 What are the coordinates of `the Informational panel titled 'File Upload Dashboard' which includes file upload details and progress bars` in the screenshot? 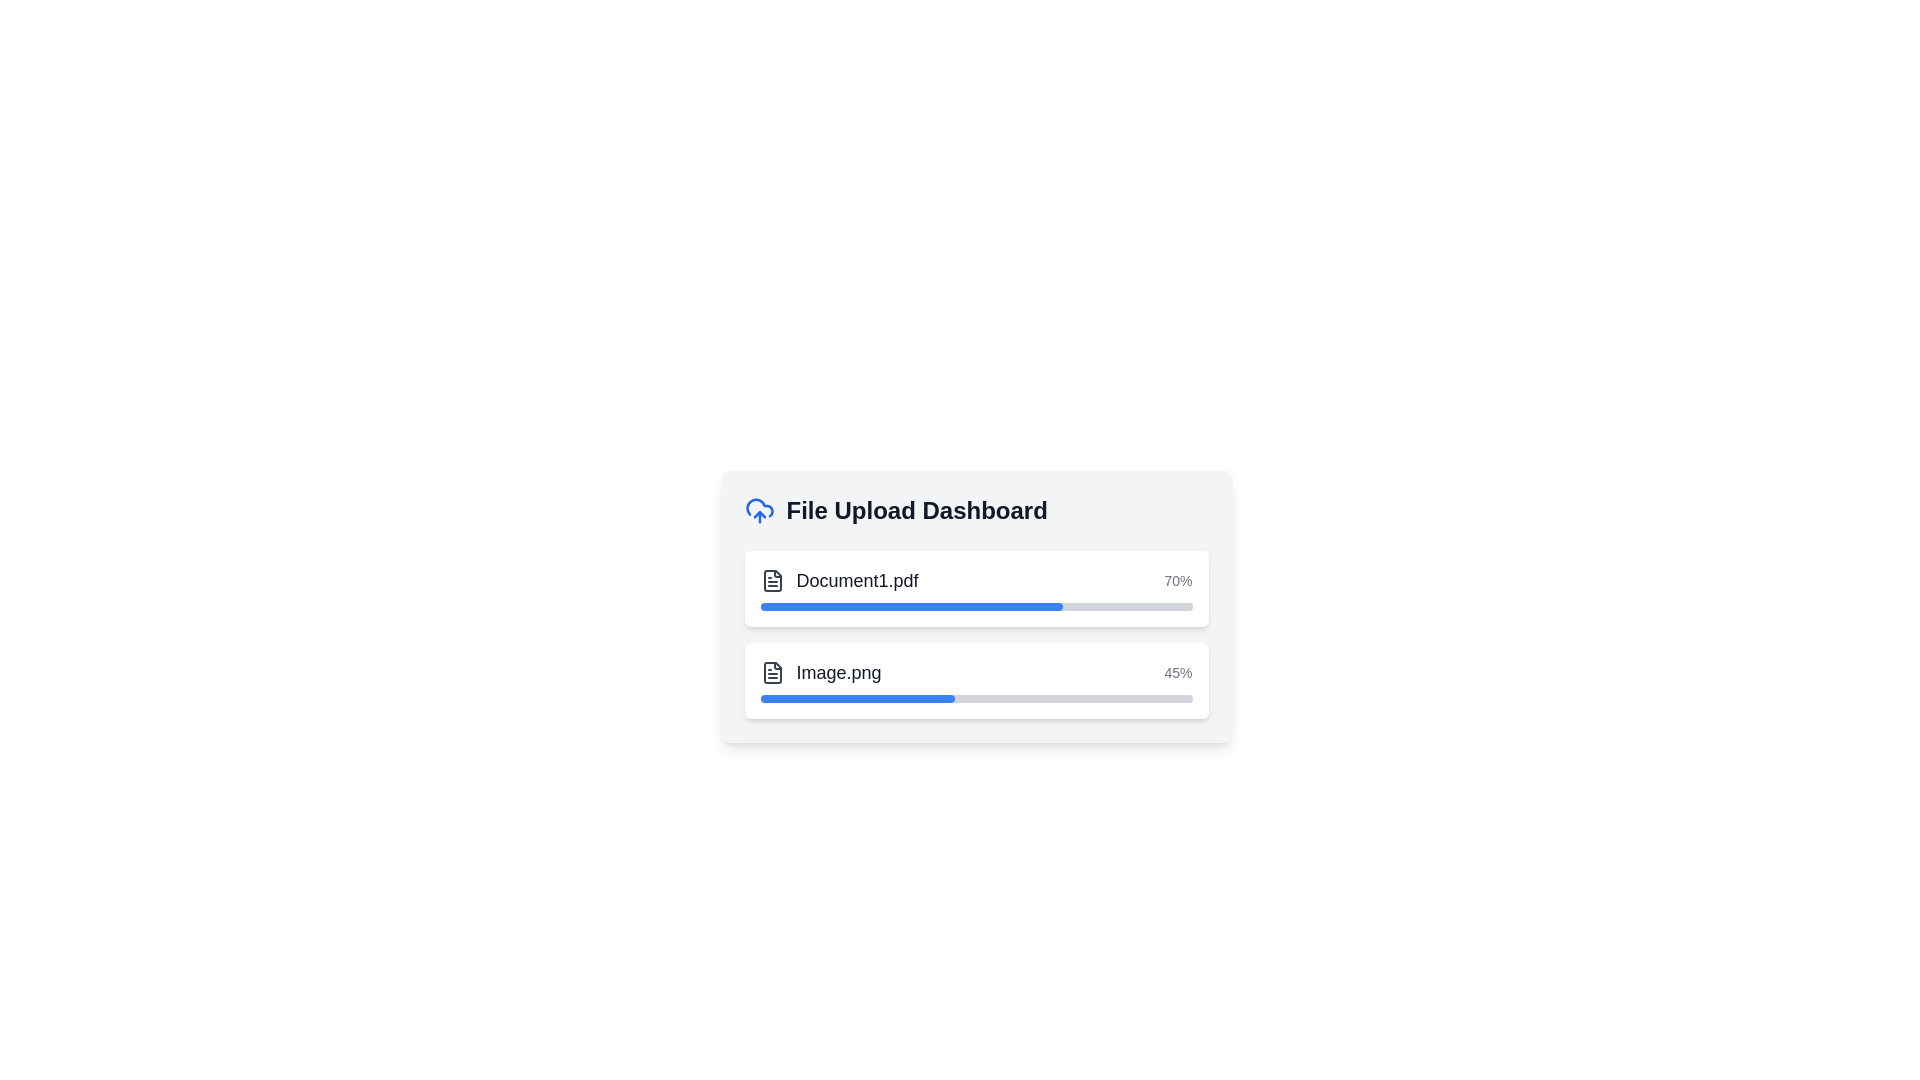 It's located at (976, 605).